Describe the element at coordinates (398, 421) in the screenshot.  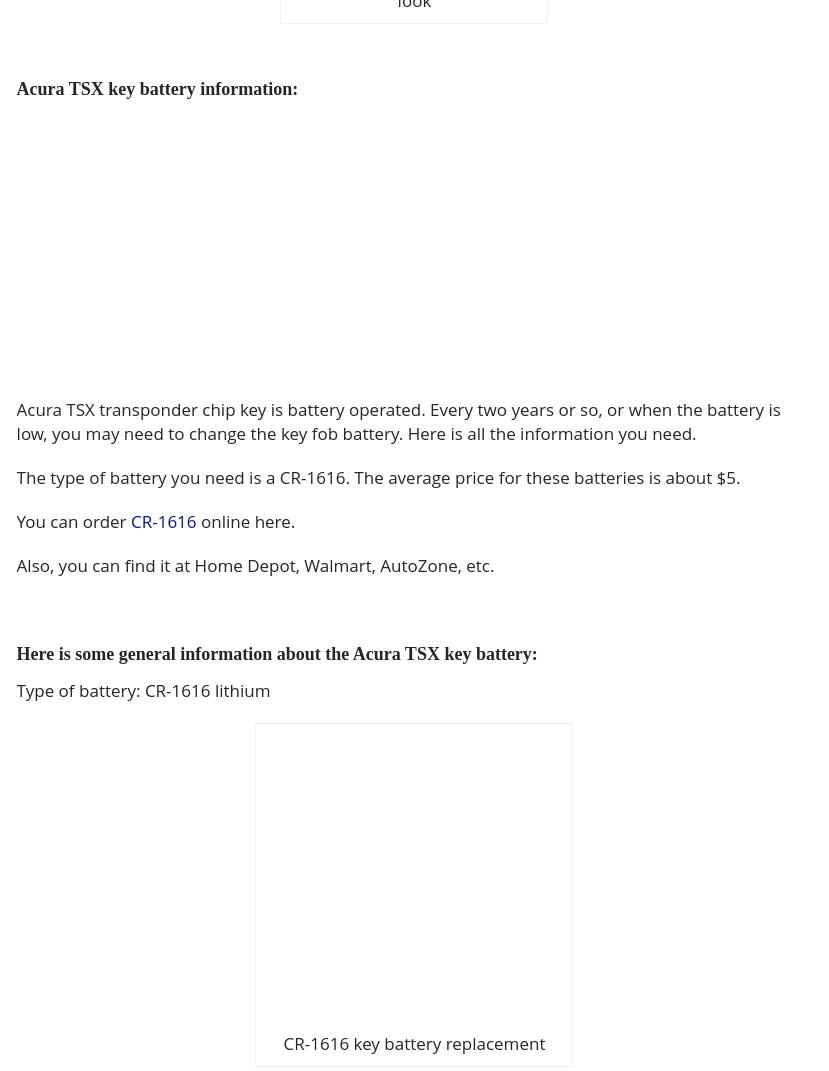
I see `'Acura TSX transponder chip key is battery operated. Every two years or so, or when the battery is low, you may need to change the key fob battery. Here is all the information you need.'` at that location.